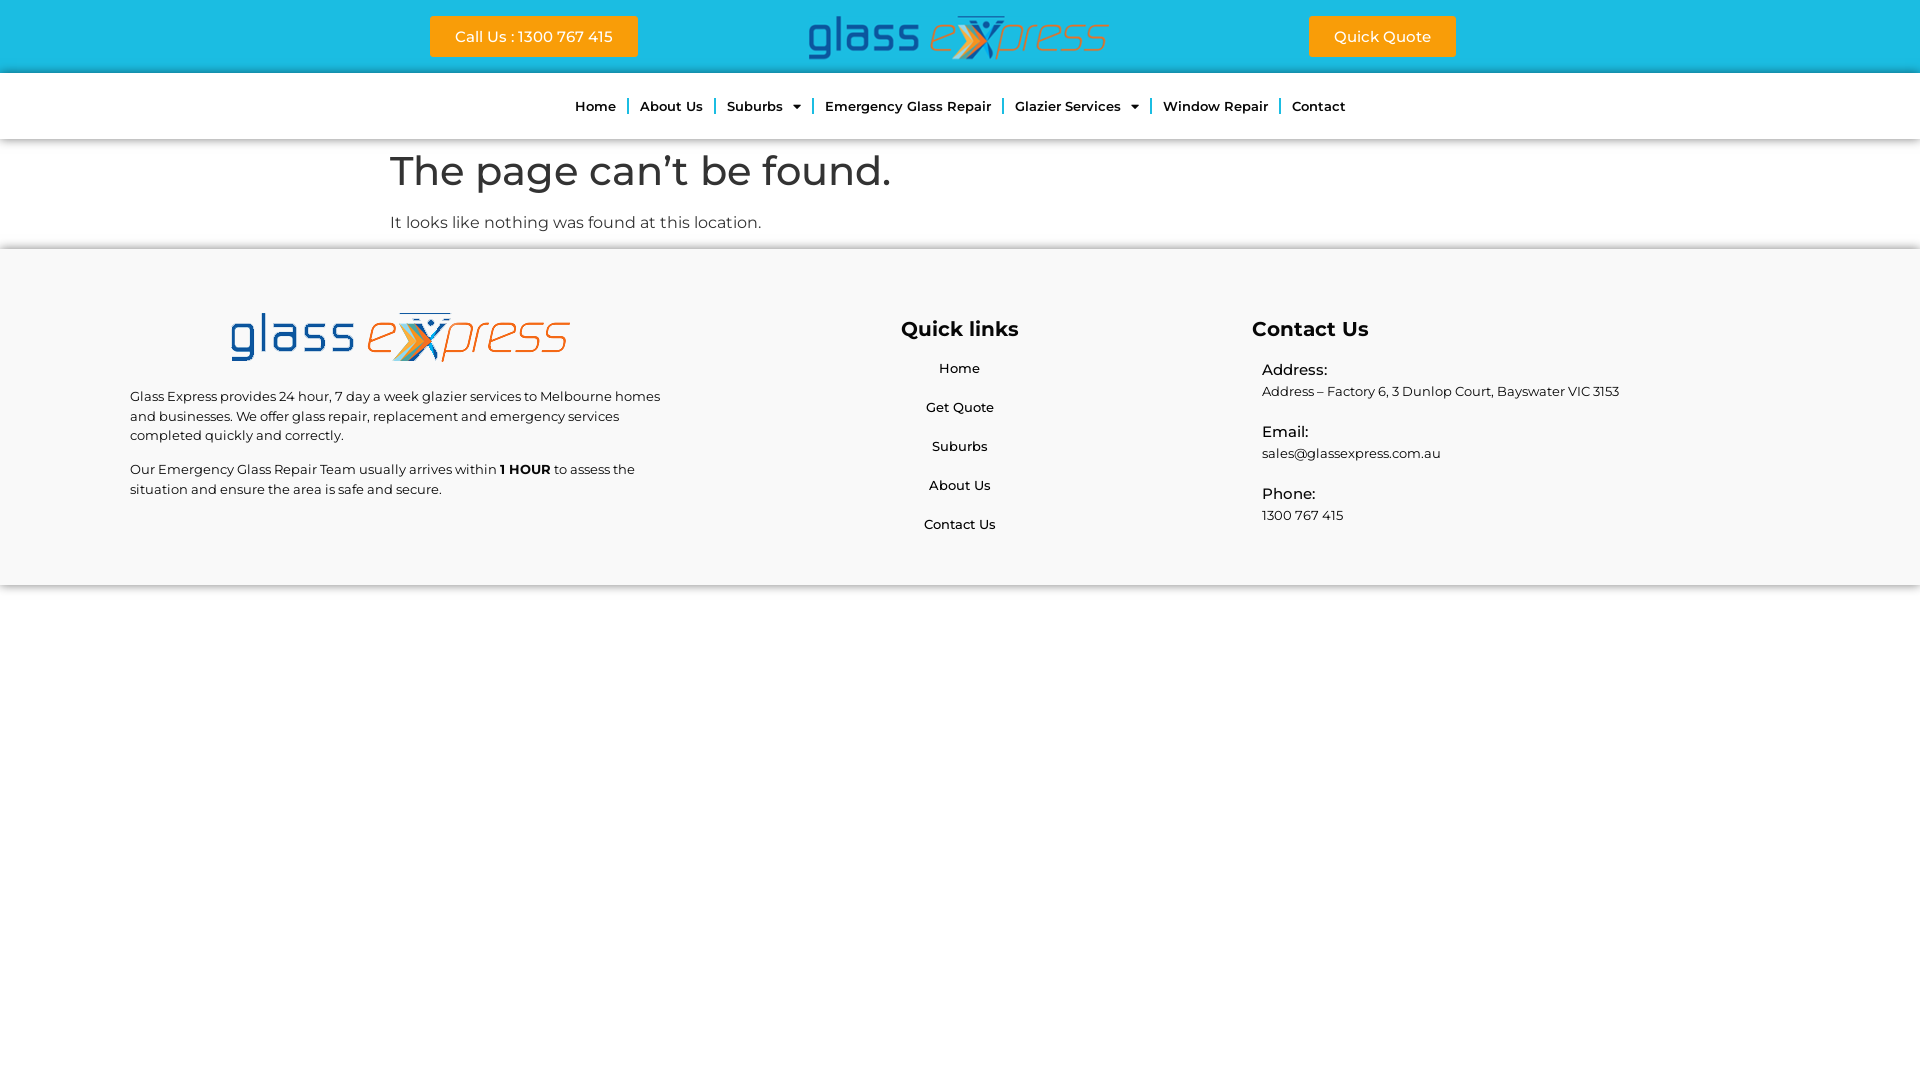 The height and width of the screenshot is (1080, 1920). Describe the element at coordinates (1075, 105) in the screenshot. I see `'Glazier Services'` at that location.